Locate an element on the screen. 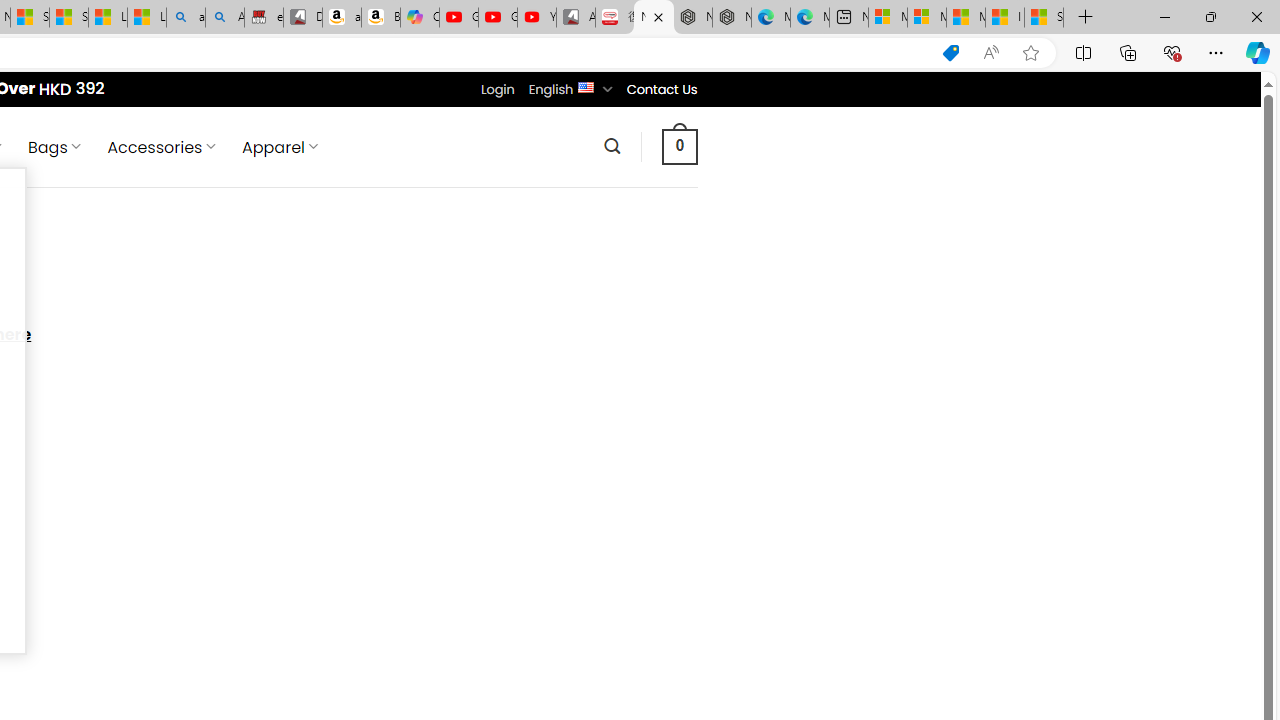 This screenshot has width=1280, height=720. 'Copilot' is located at coordinates (418, 17).